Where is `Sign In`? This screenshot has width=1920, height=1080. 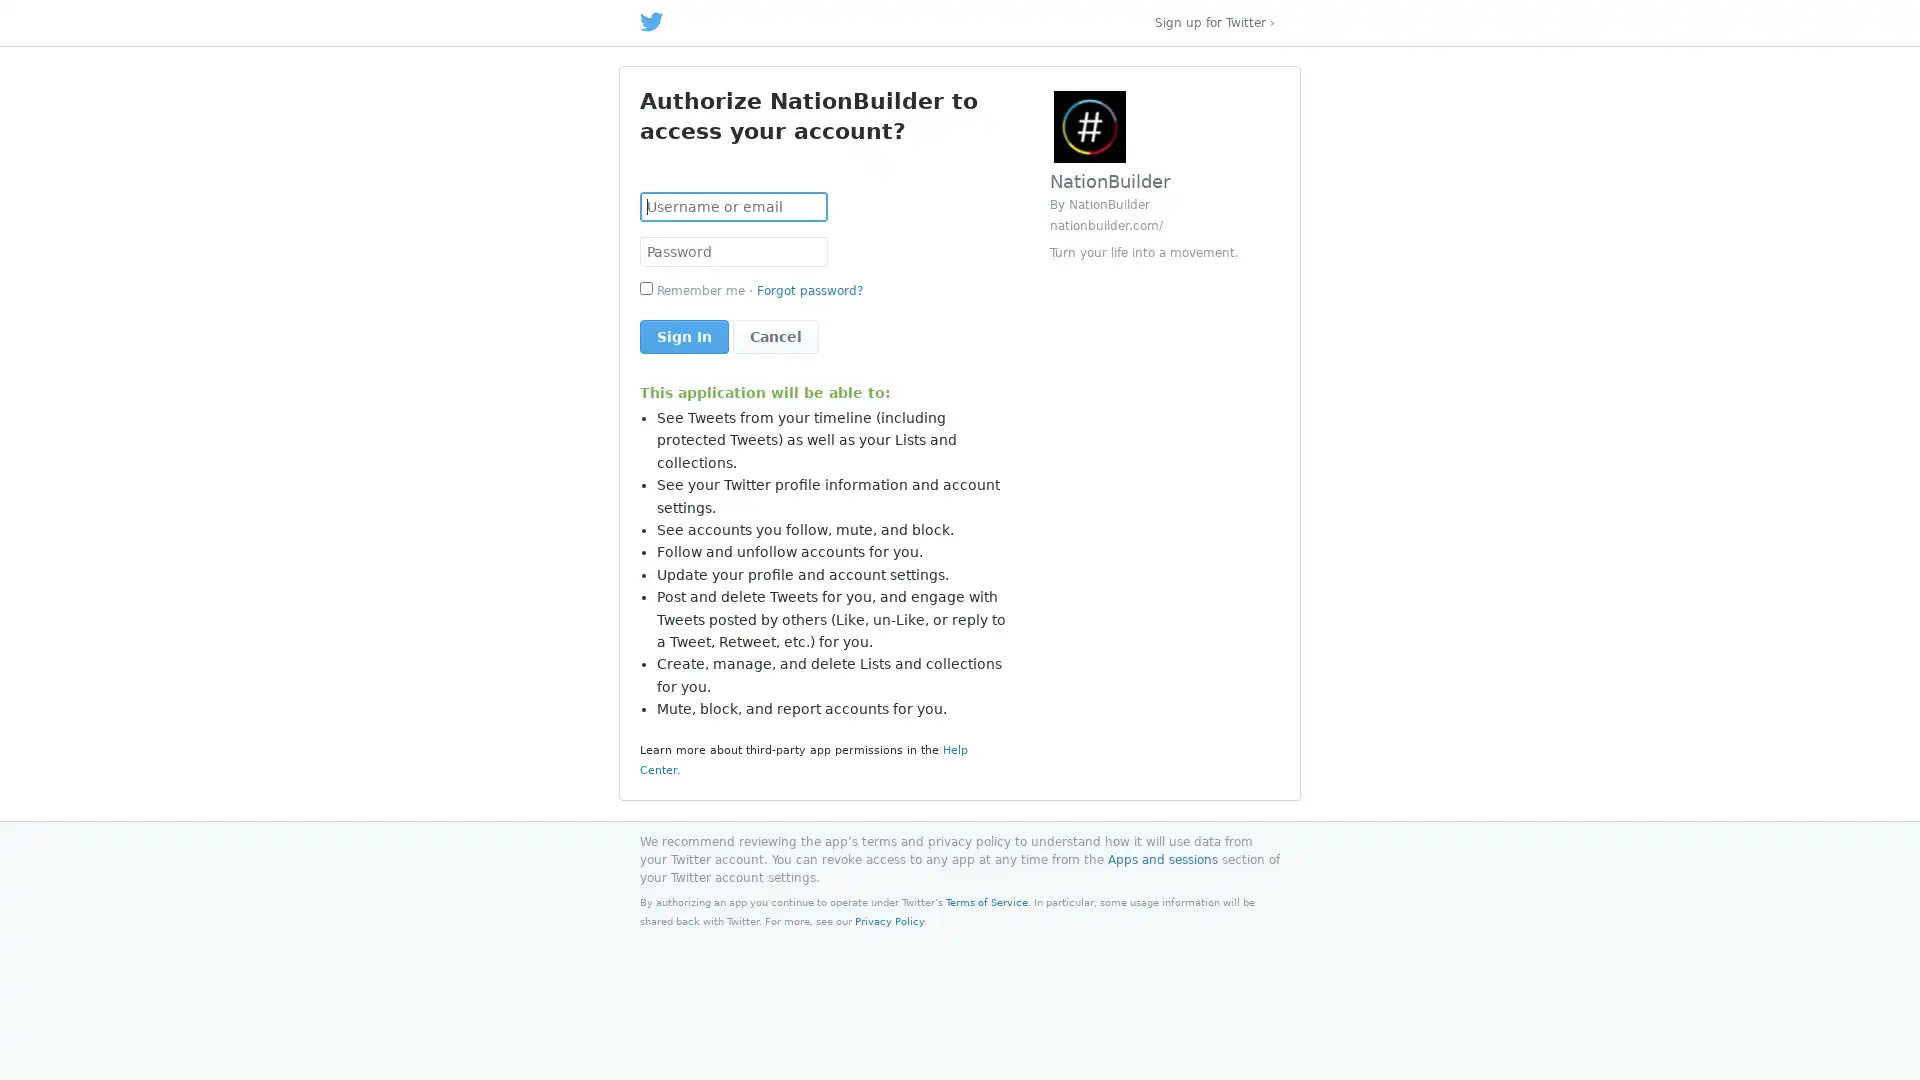
Sign In is located at coordinates (684, 335).